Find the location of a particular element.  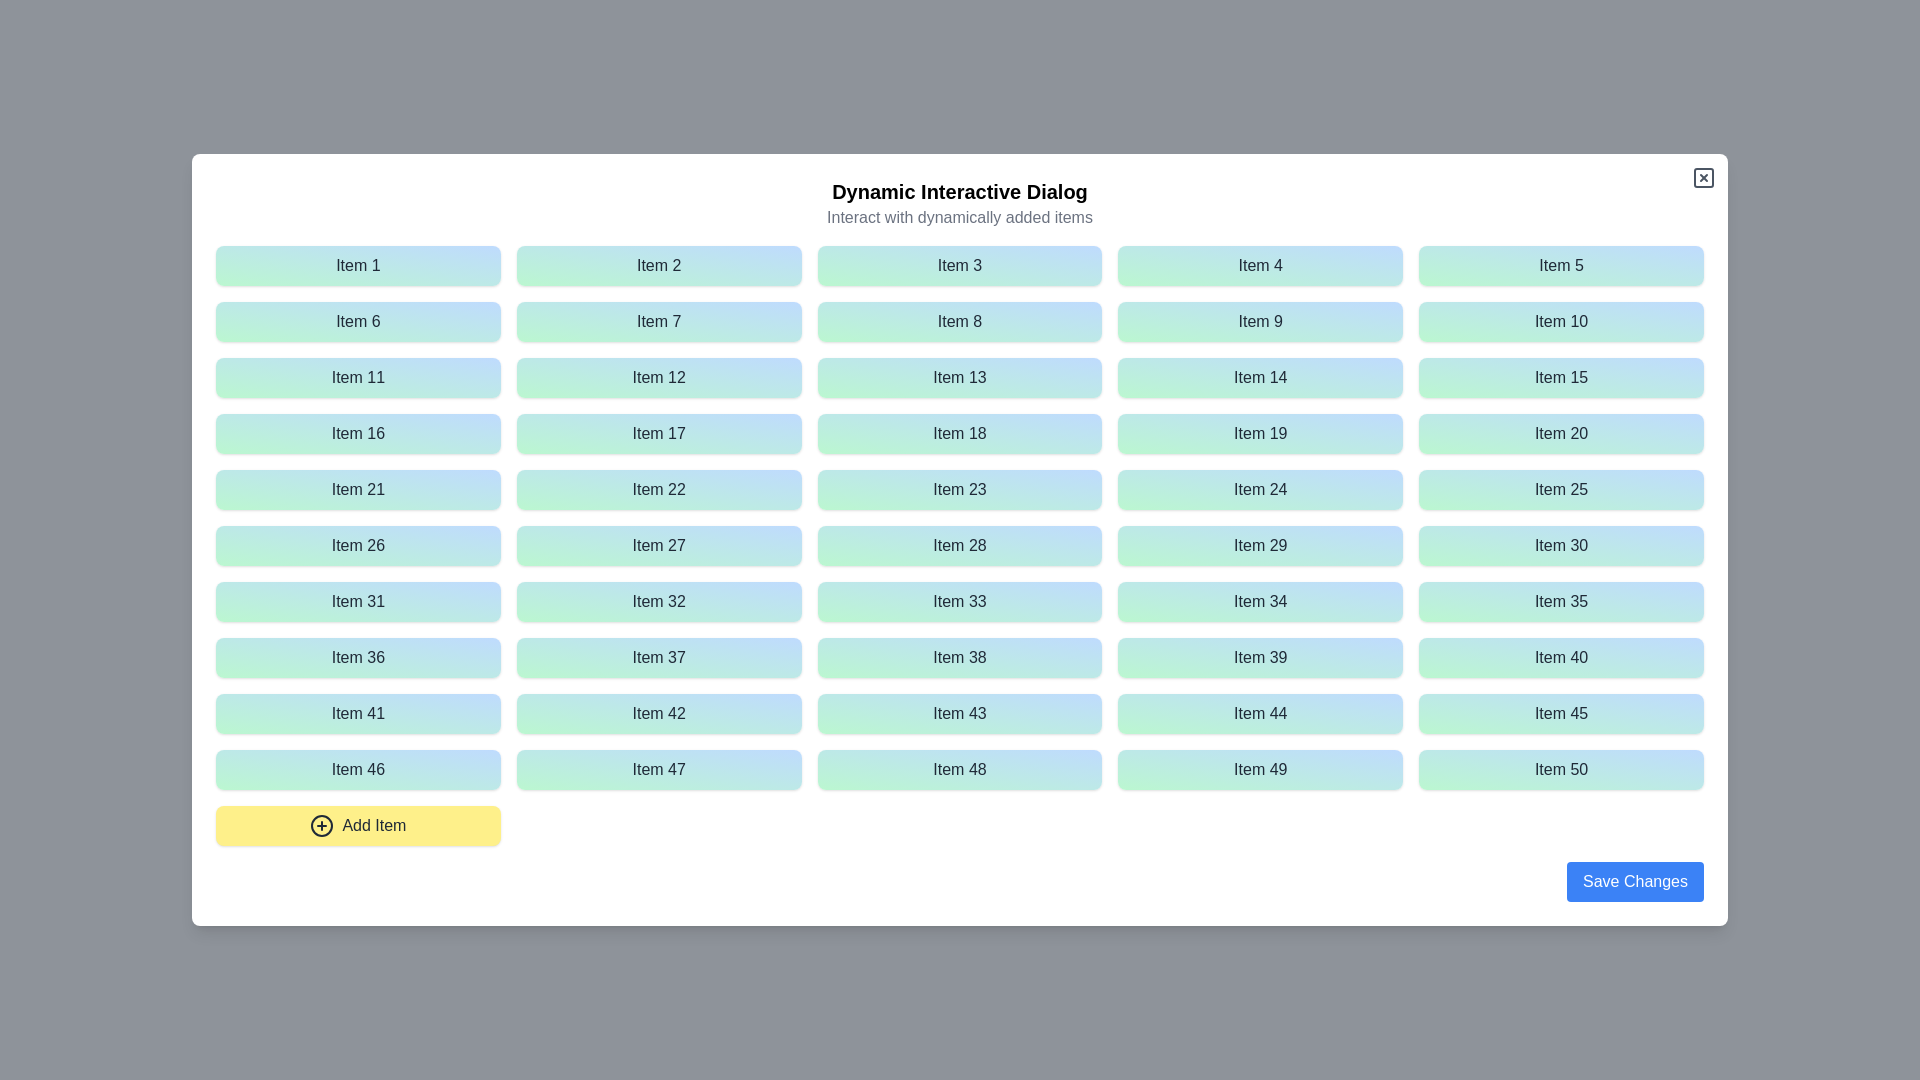

the close button to close the dialog is located at coordinates (1703, 176).